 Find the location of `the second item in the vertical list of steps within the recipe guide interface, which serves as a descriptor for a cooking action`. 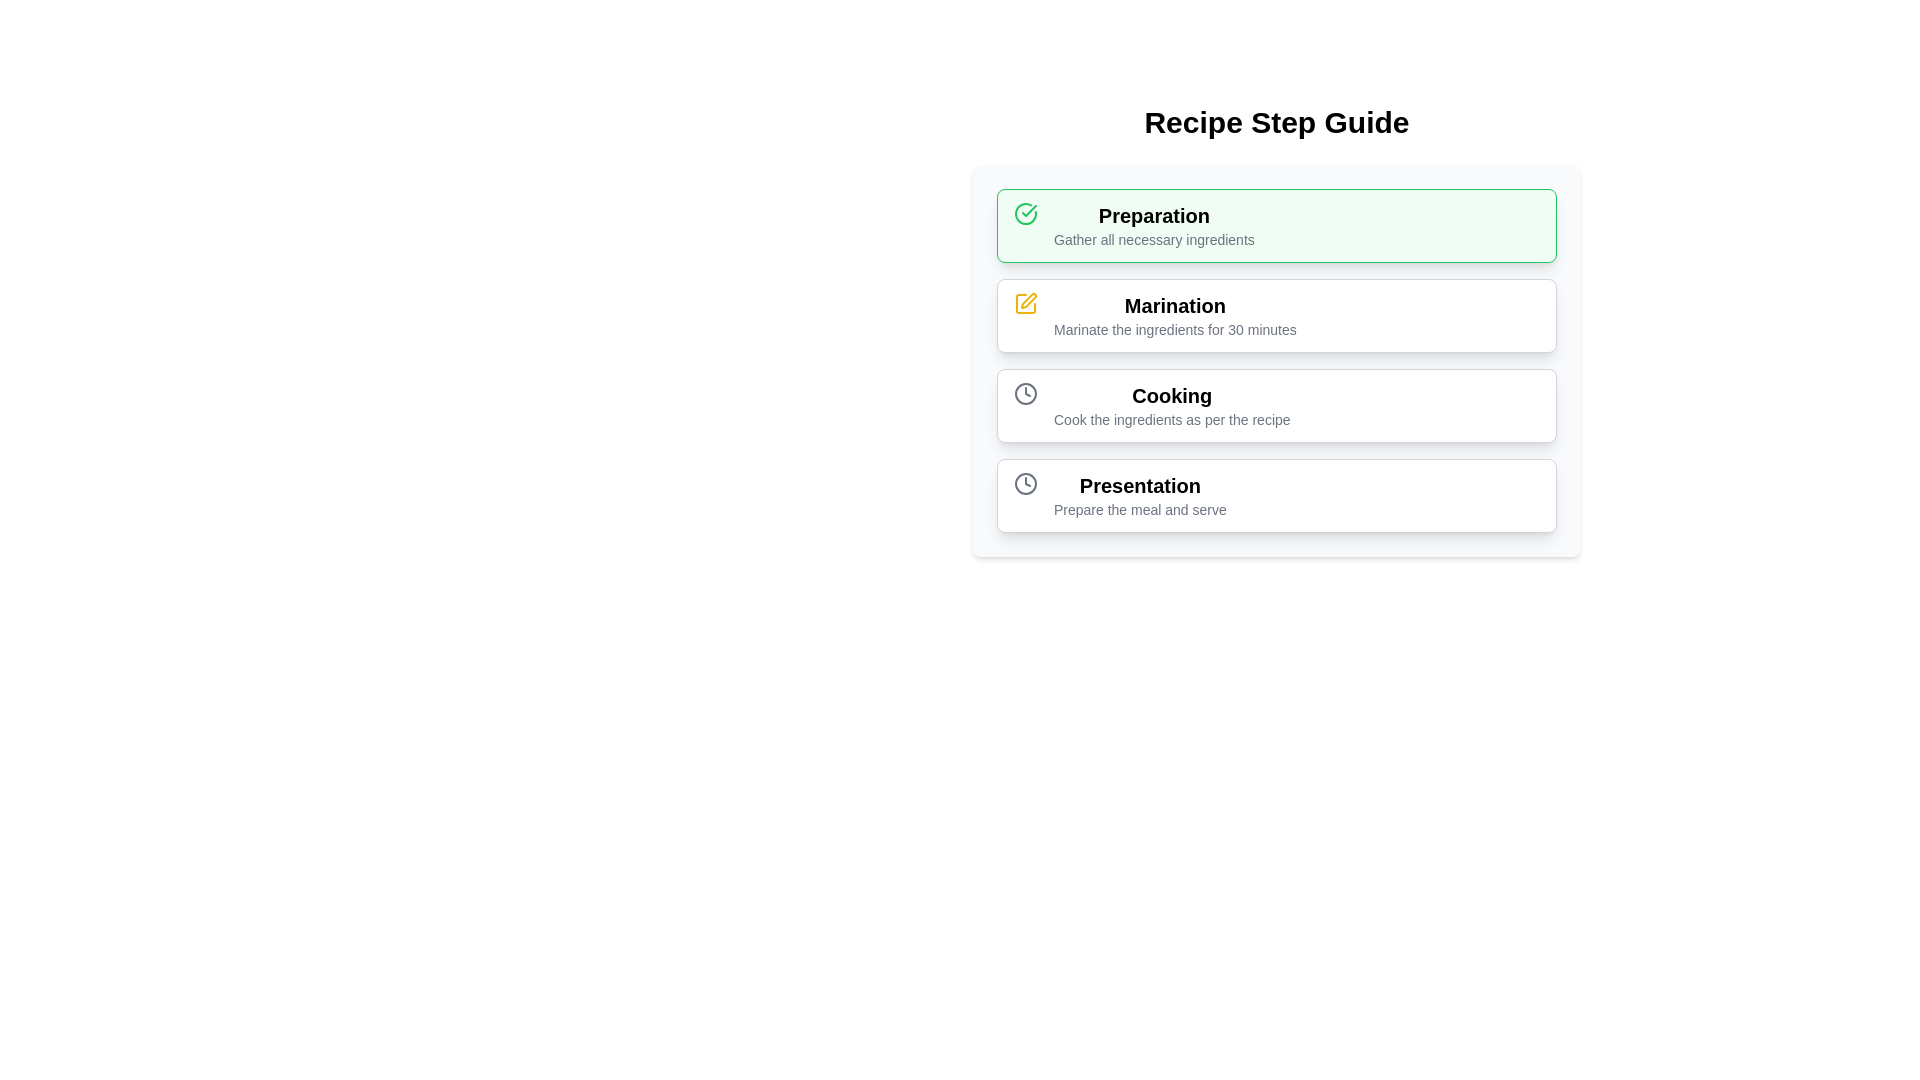

the second item in the vertical list of steps within the recipe guide interface, which serves as a descriptor for a cooking action is located at coordinates (1175, 315).